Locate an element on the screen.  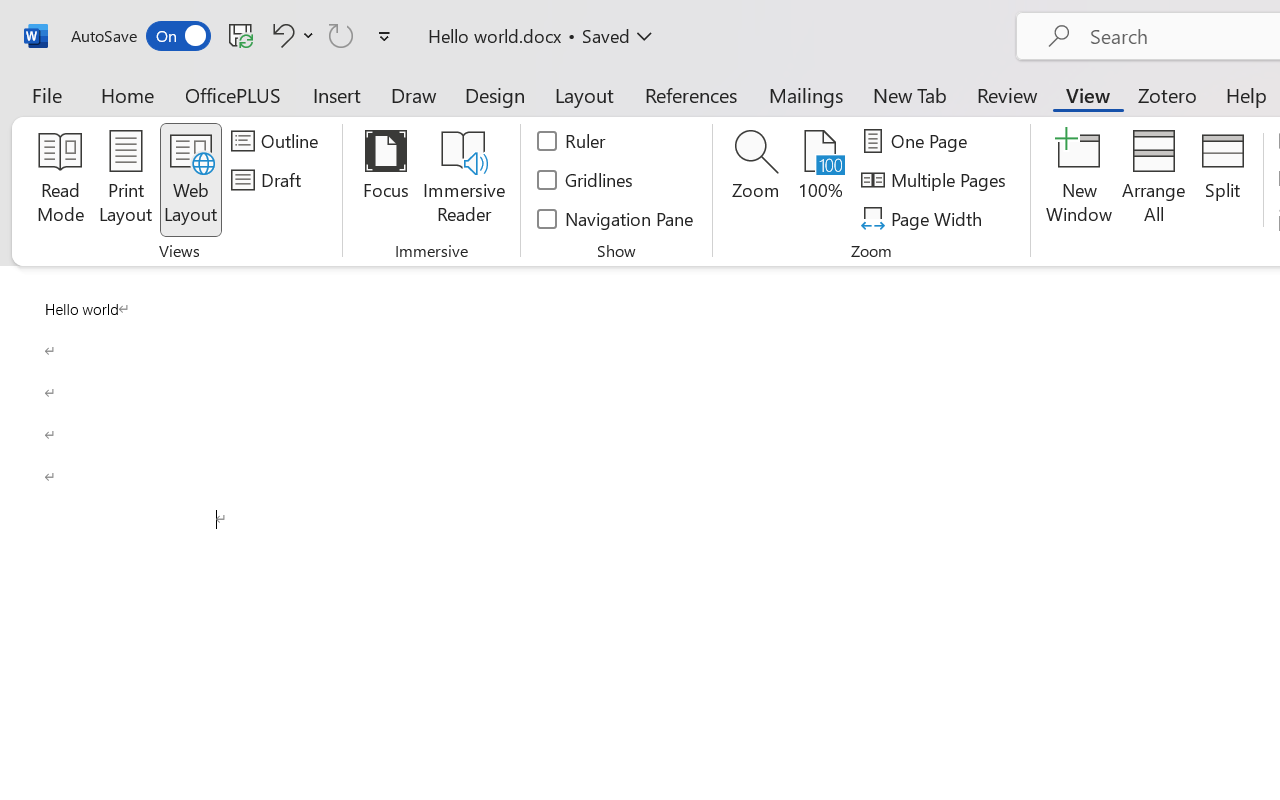
'More Options' is located at coordinates (308, 34).